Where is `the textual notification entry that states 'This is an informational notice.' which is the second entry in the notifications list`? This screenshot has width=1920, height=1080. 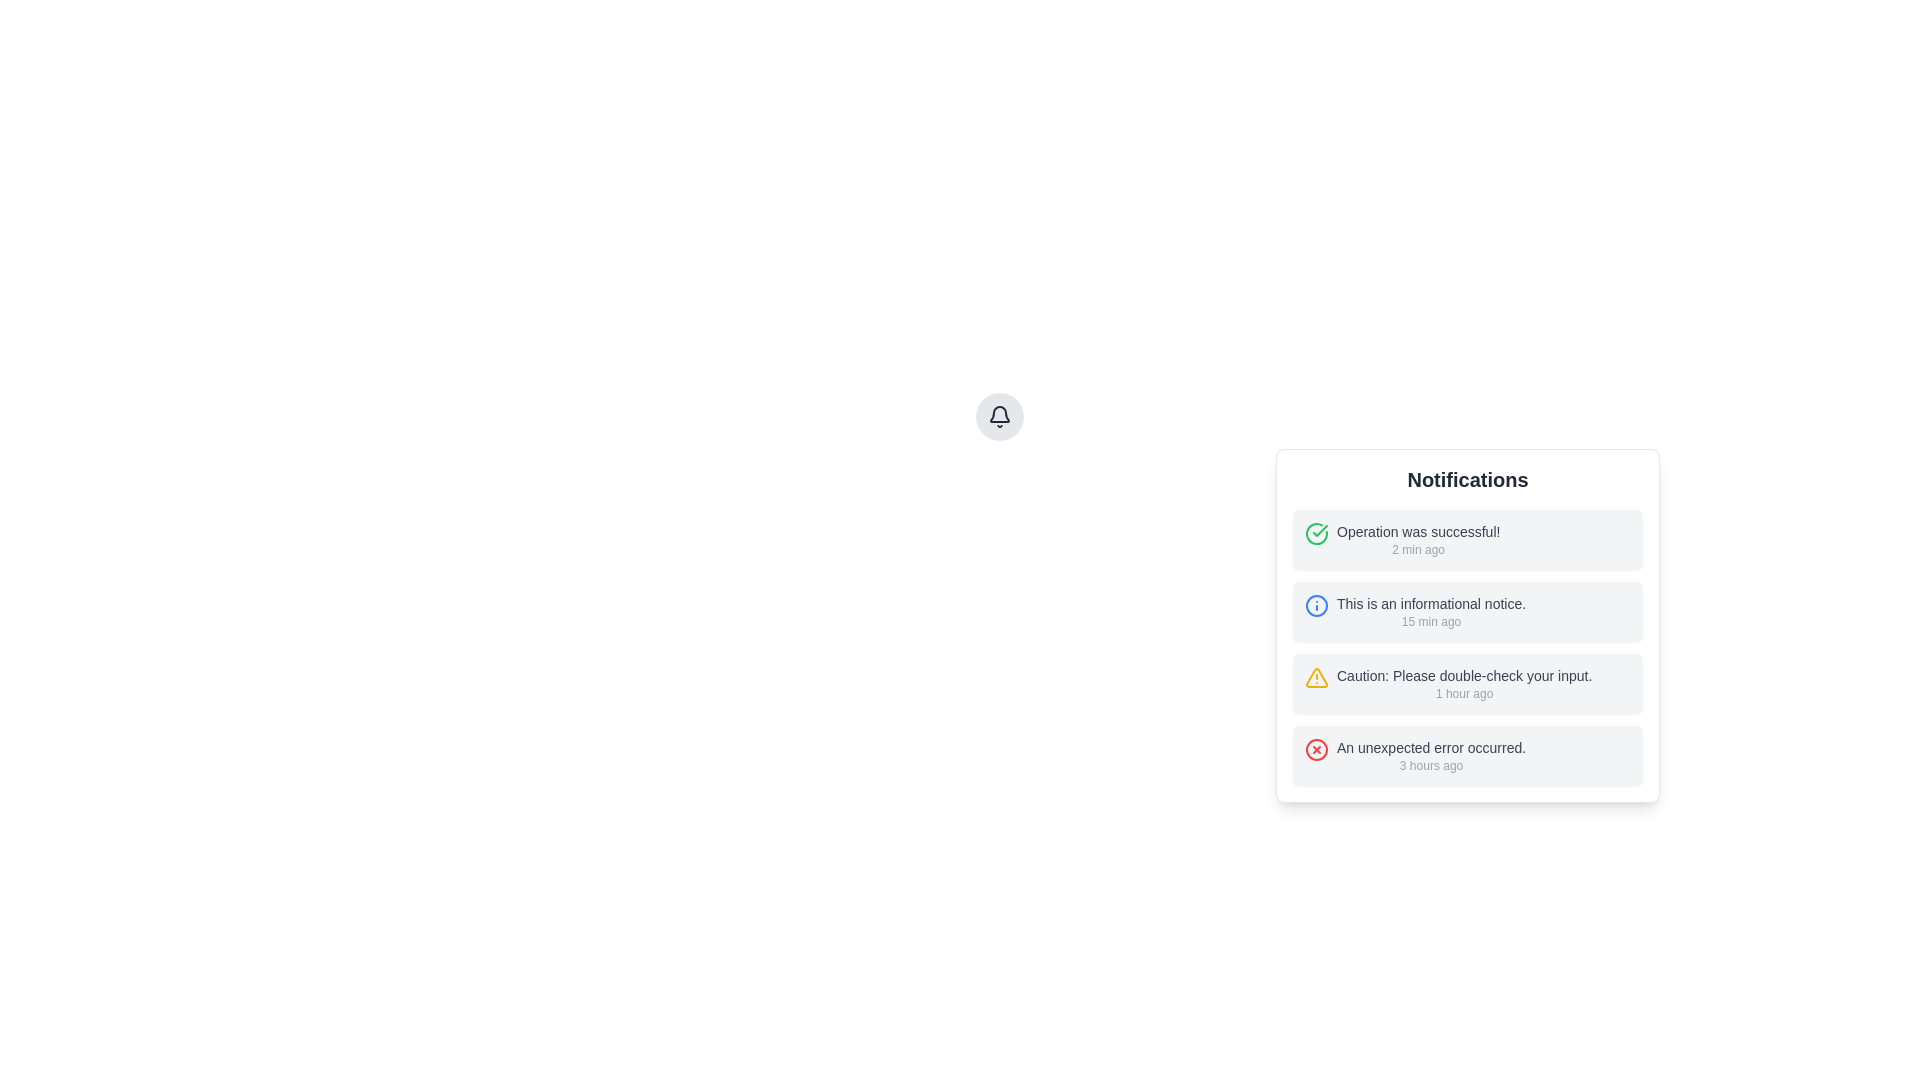
the textual notification entry that states 'This is an informational notice.' which is the second entry in the notifications list is located at coordinates (1430, 611).